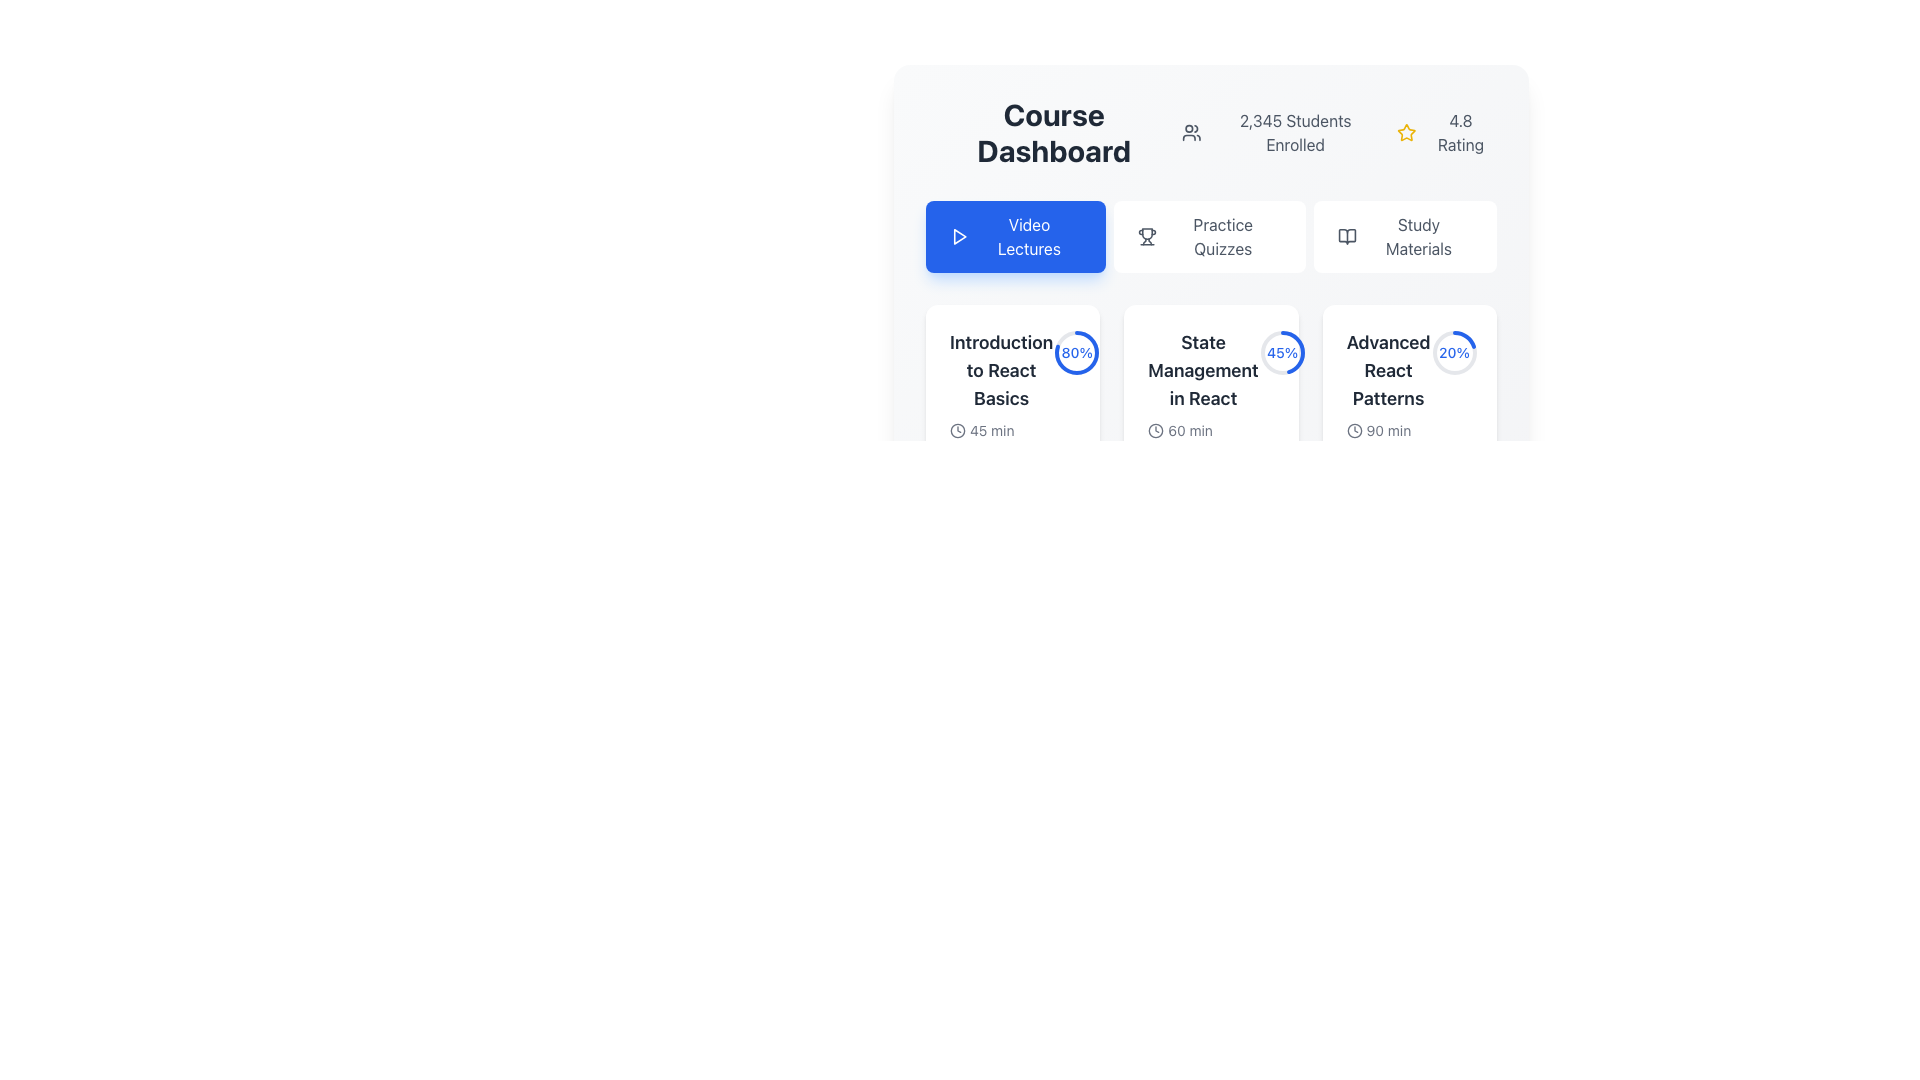 The image size is (1920, 1080). Describe the element at coordinates (1013, 407) in the screenshot. I see `to select the 'Introduction to React Basics' course information card, which is the leftmost card in the 'Video Lectures' section` at that location.